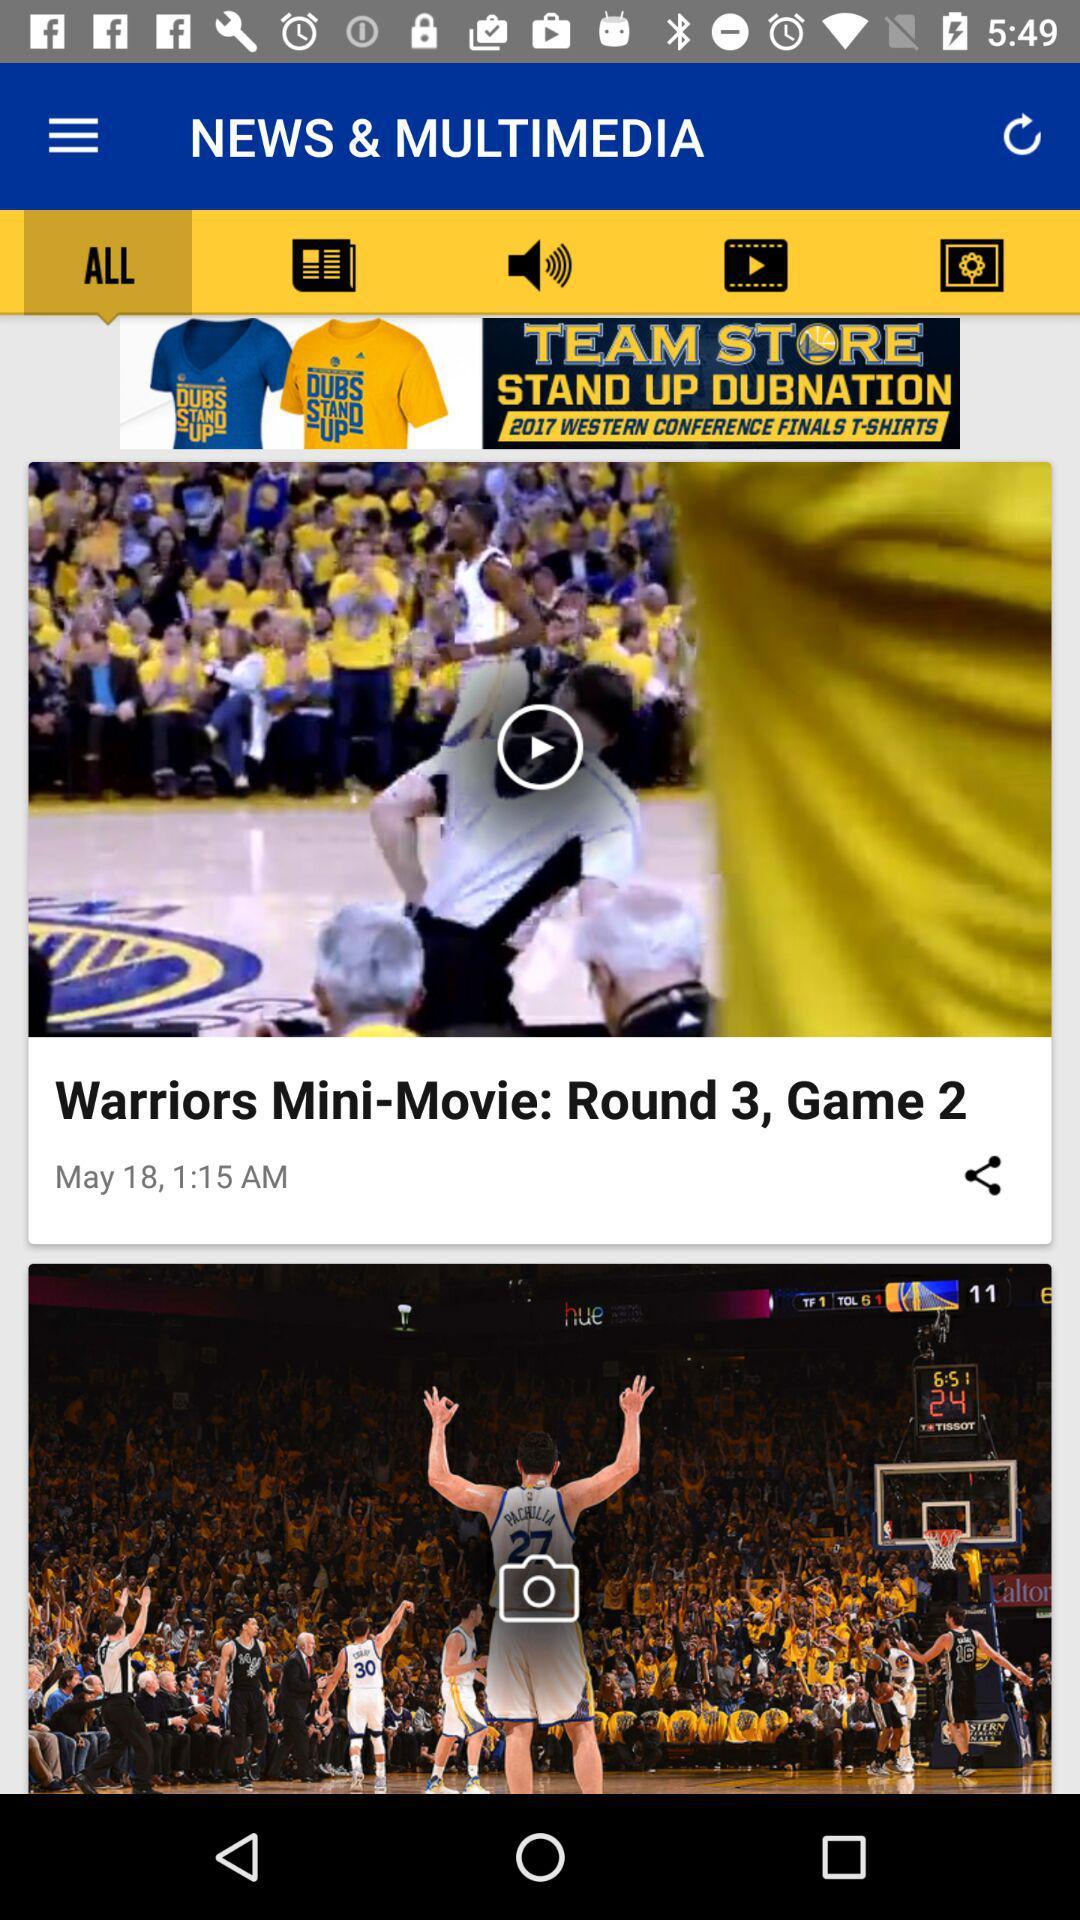 The width and height of the screenshot is (1080, 1920). What do you see at coordinates (981, 1175) in the screenshot?
I see `item next to may 18 1 item` at bounding box center [981, 1175].